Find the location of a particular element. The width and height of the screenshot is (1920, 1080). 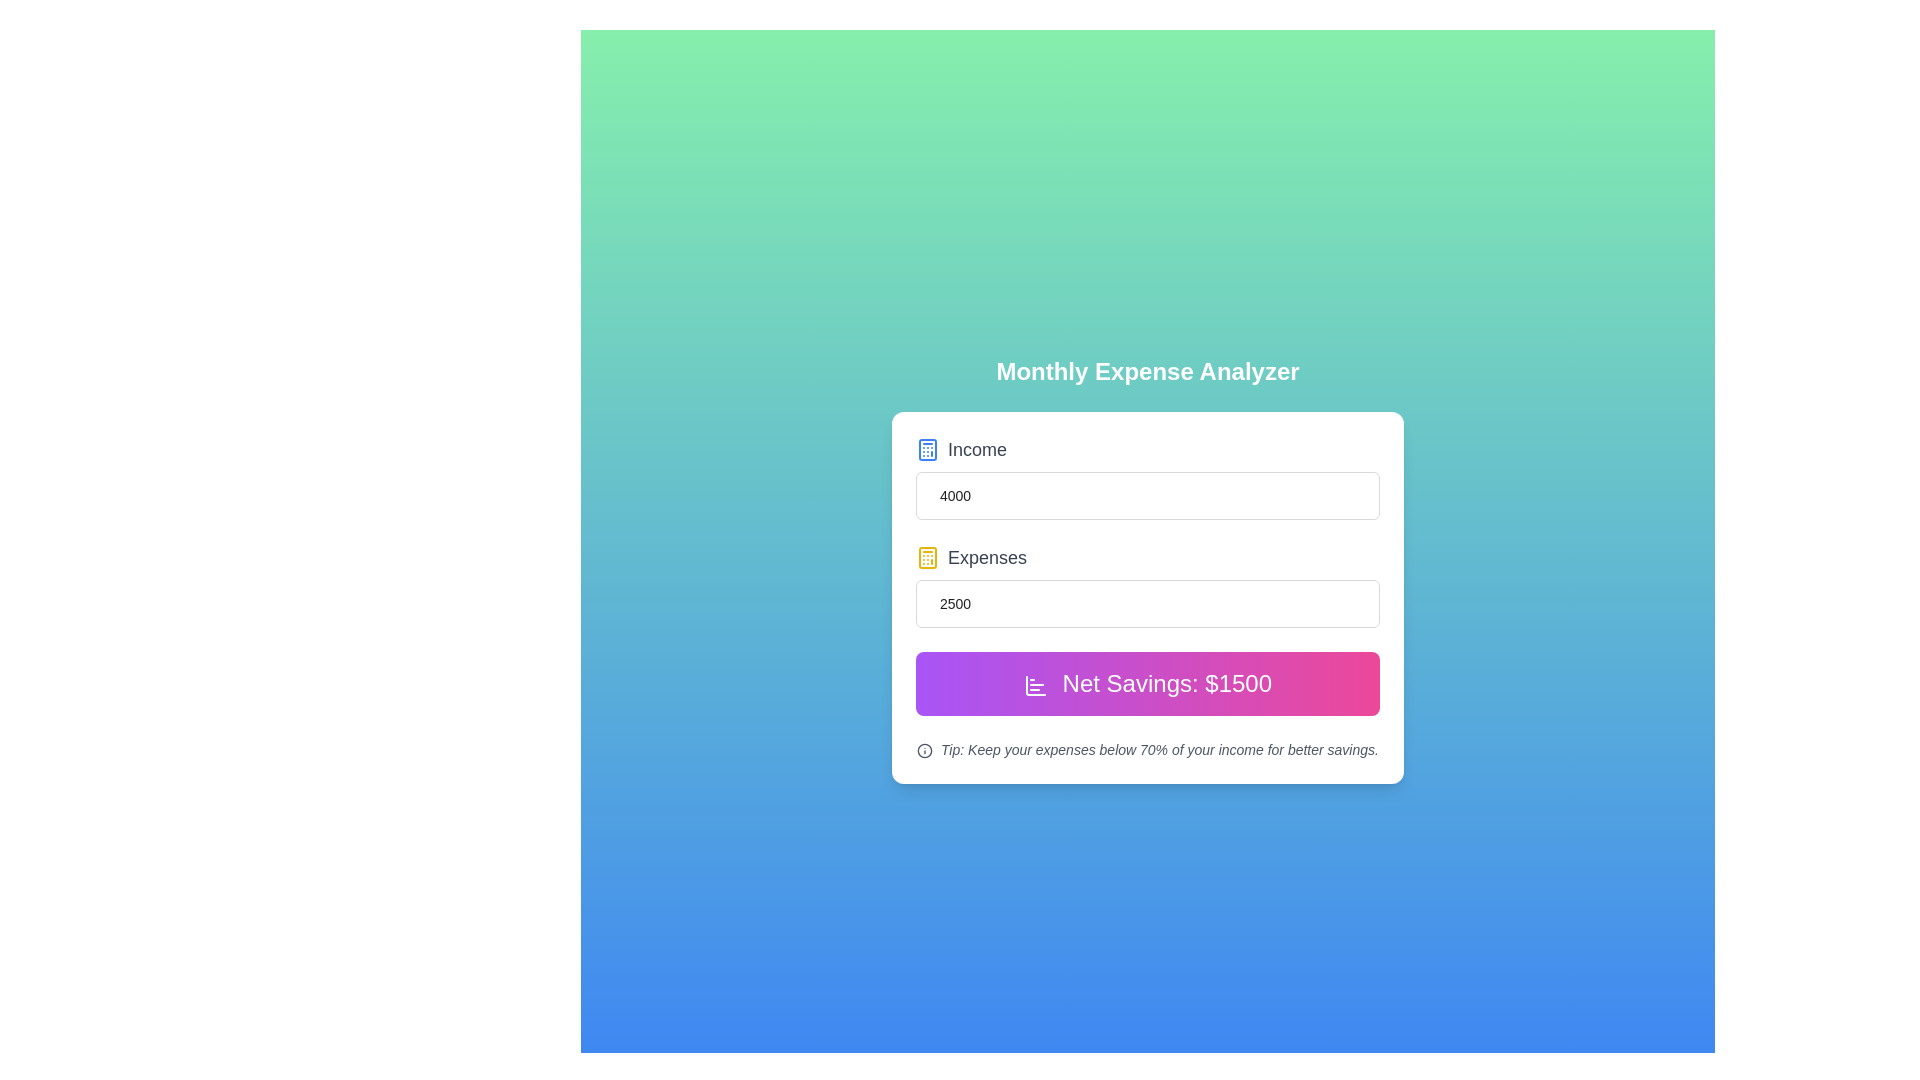

the numeric input field displaying '4000' in the 'Income' section to focus the field is located at coordinates (1147, 495).